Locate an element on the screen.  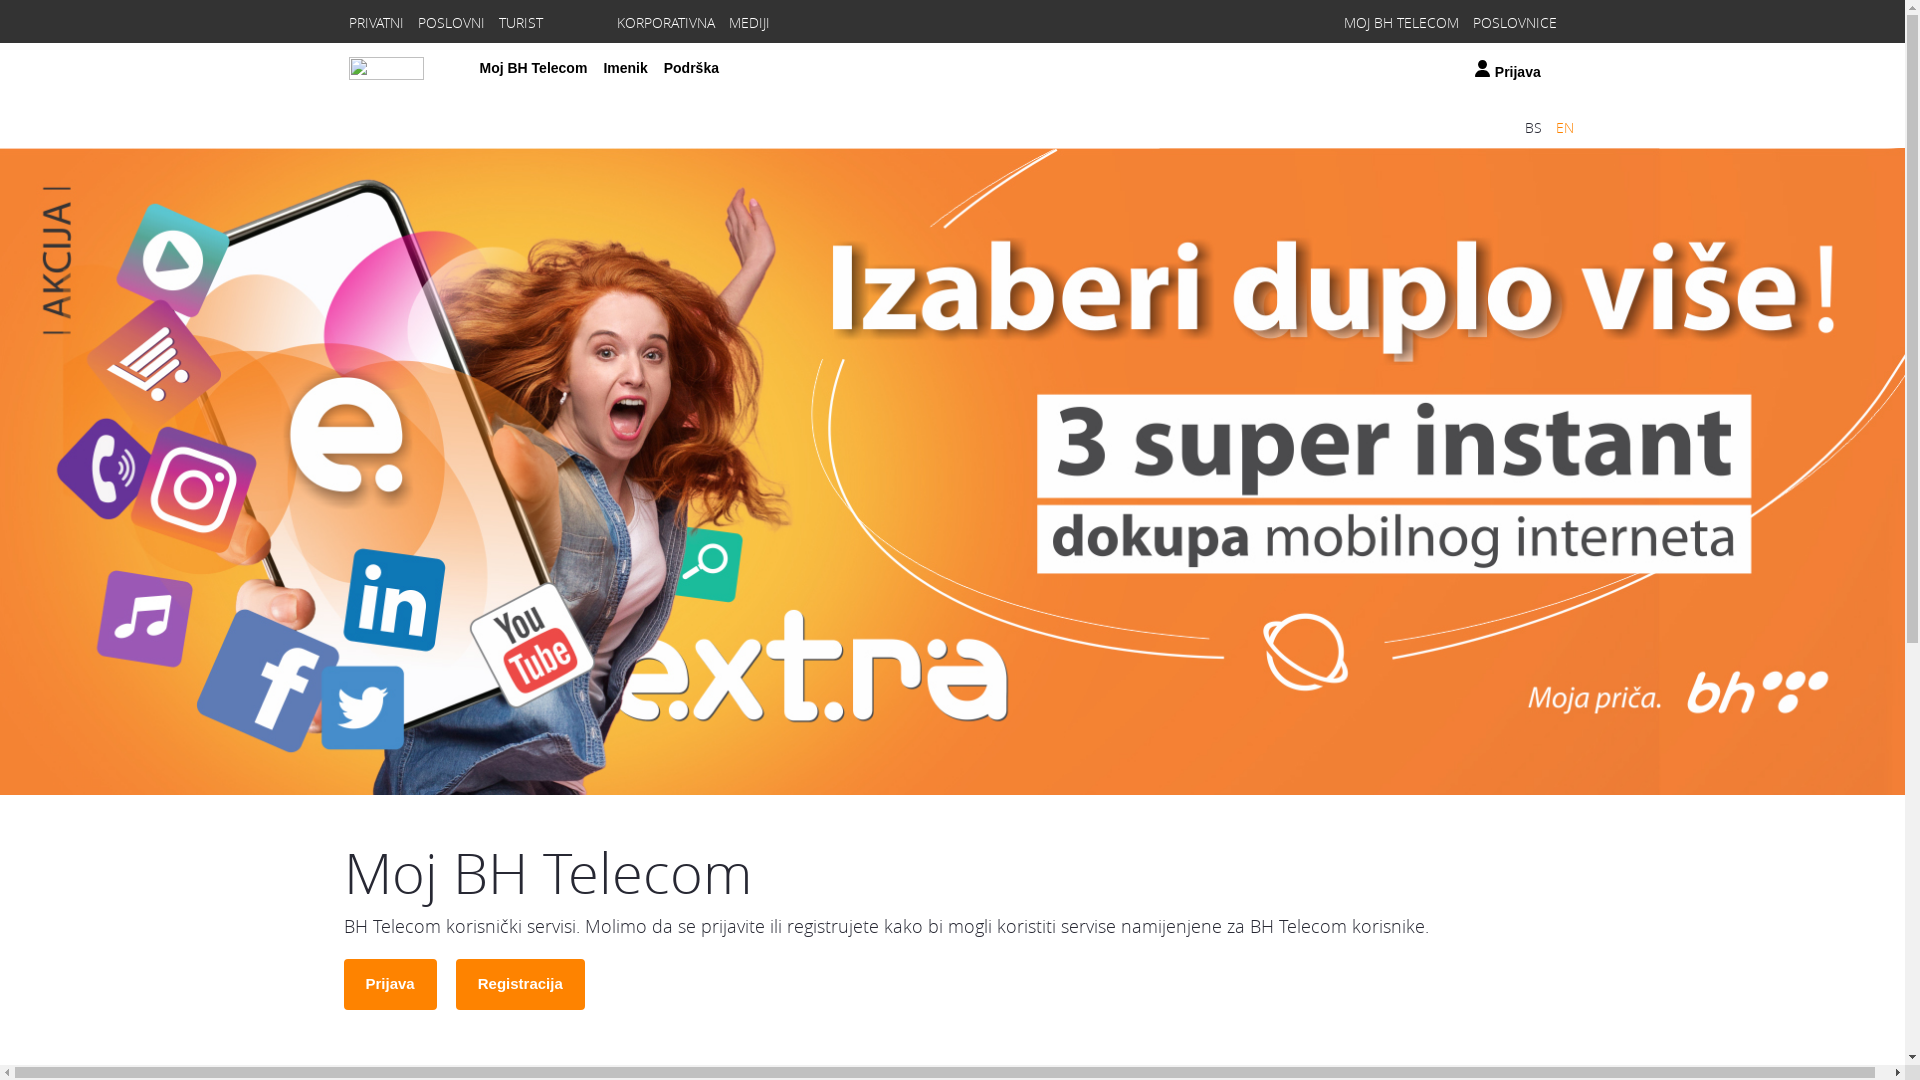
'MEDIJI' is located at coordinates (727, 22).